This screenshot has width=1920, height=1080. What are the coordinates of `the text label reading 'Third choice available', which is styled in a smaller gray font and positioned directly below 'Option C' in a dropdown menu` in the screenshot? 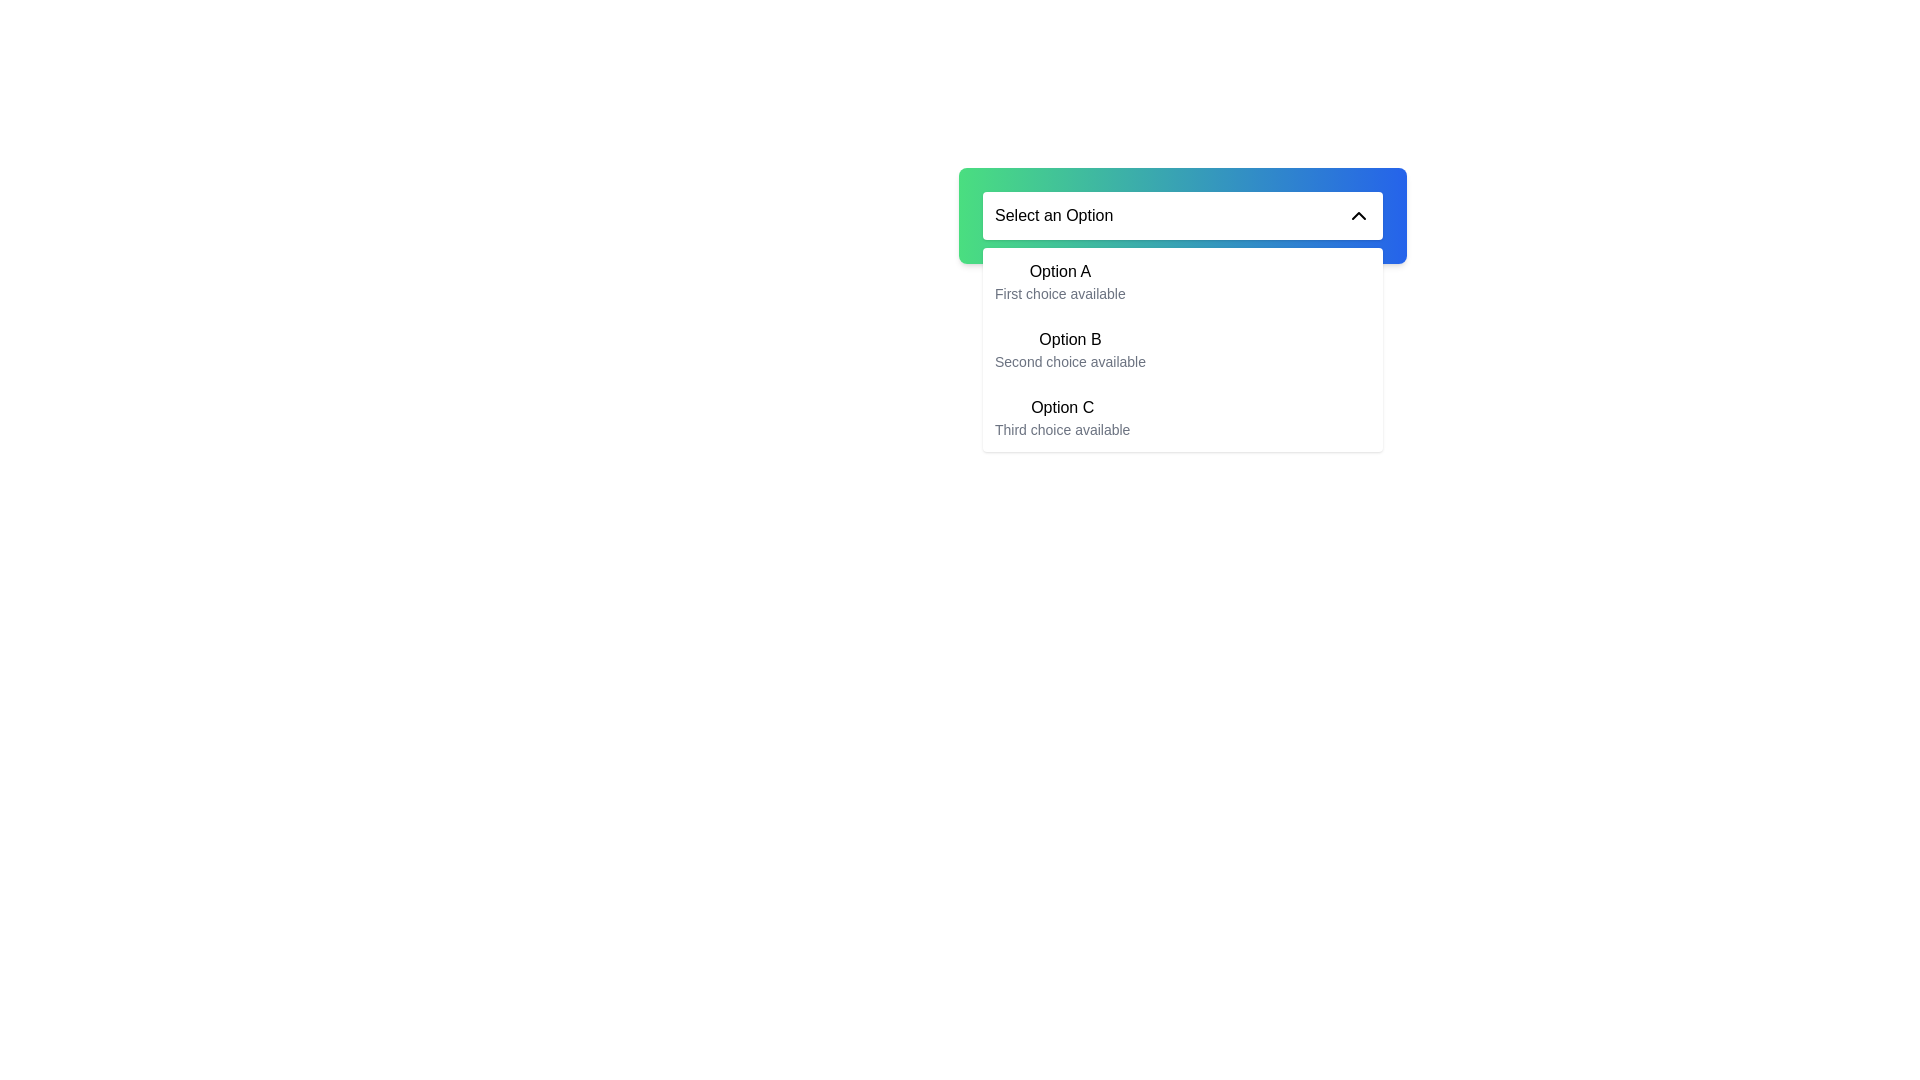 It's located at (1061, 428).